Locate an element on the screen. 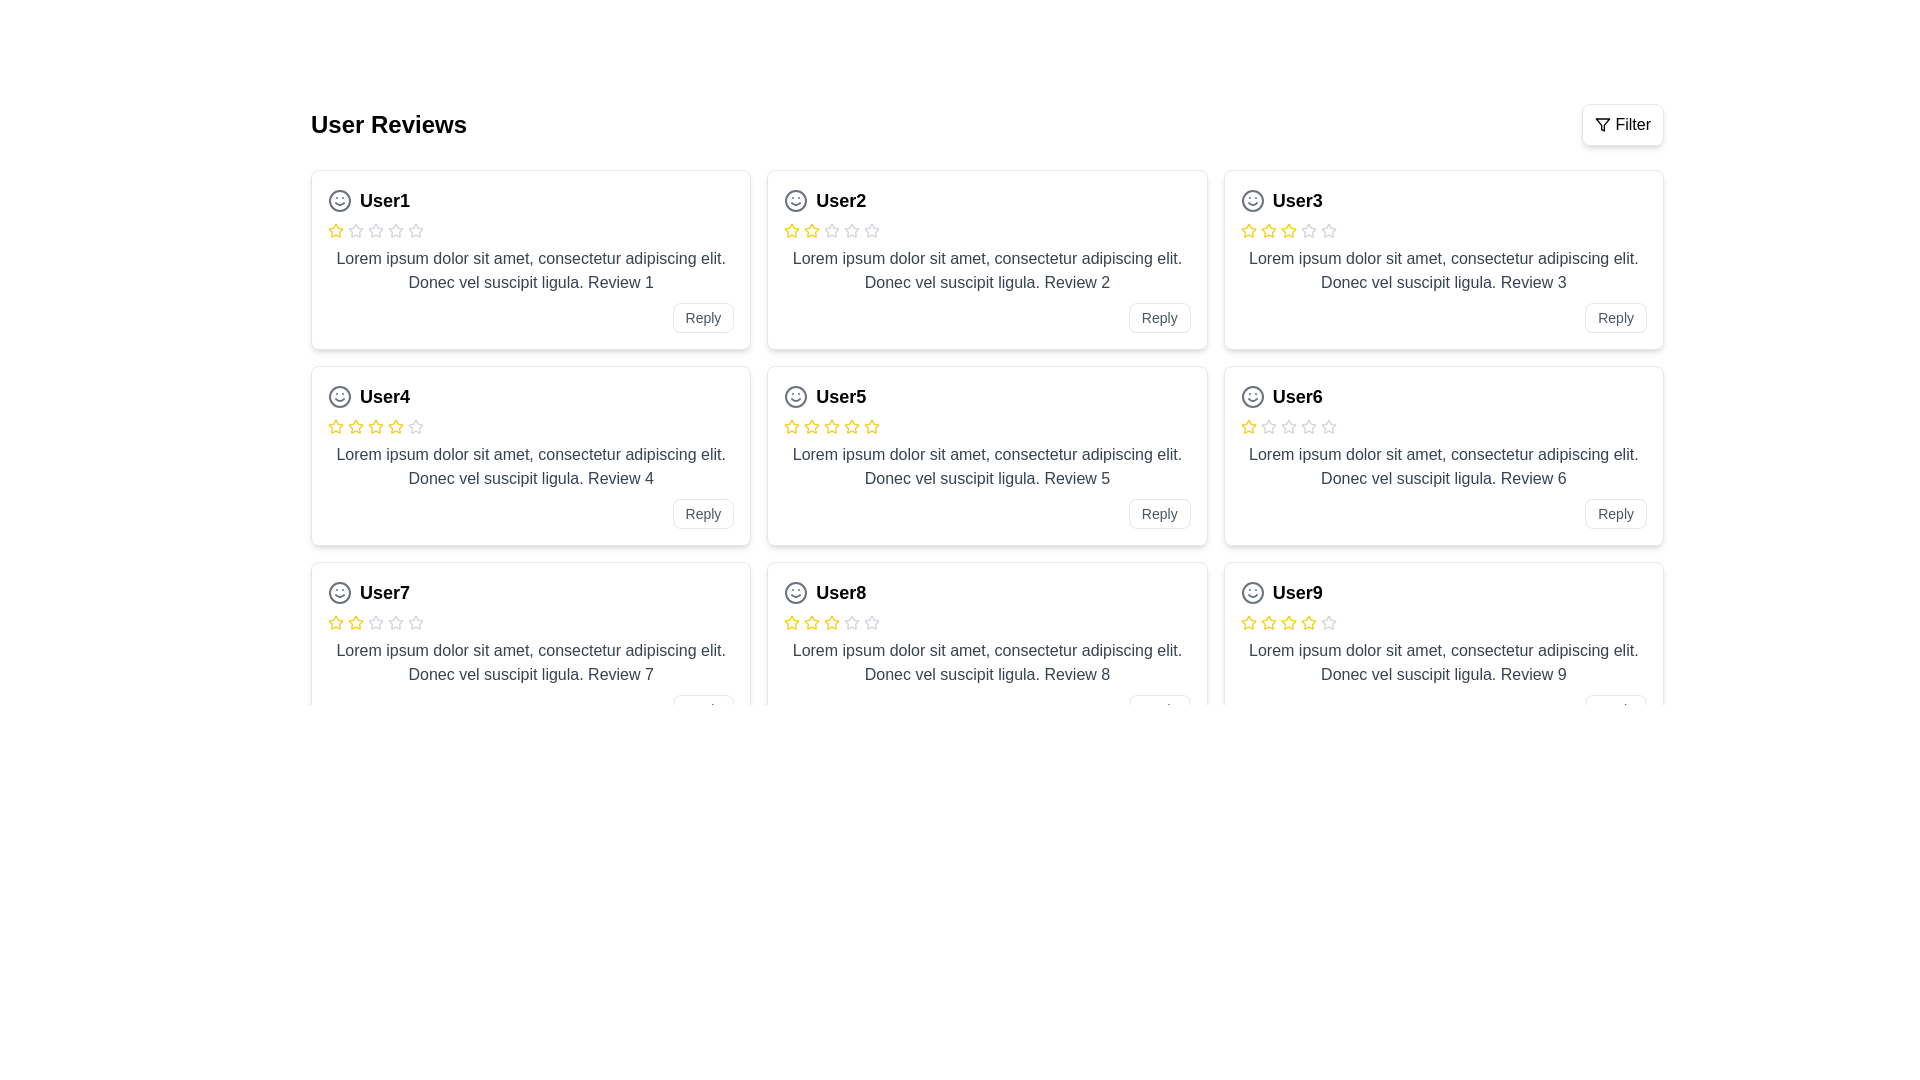 The width and height of the screenshot is (1920, 1080). the fifth star icon in the rating component to rate the review by 'User5' is located at coordinates (872, 426).